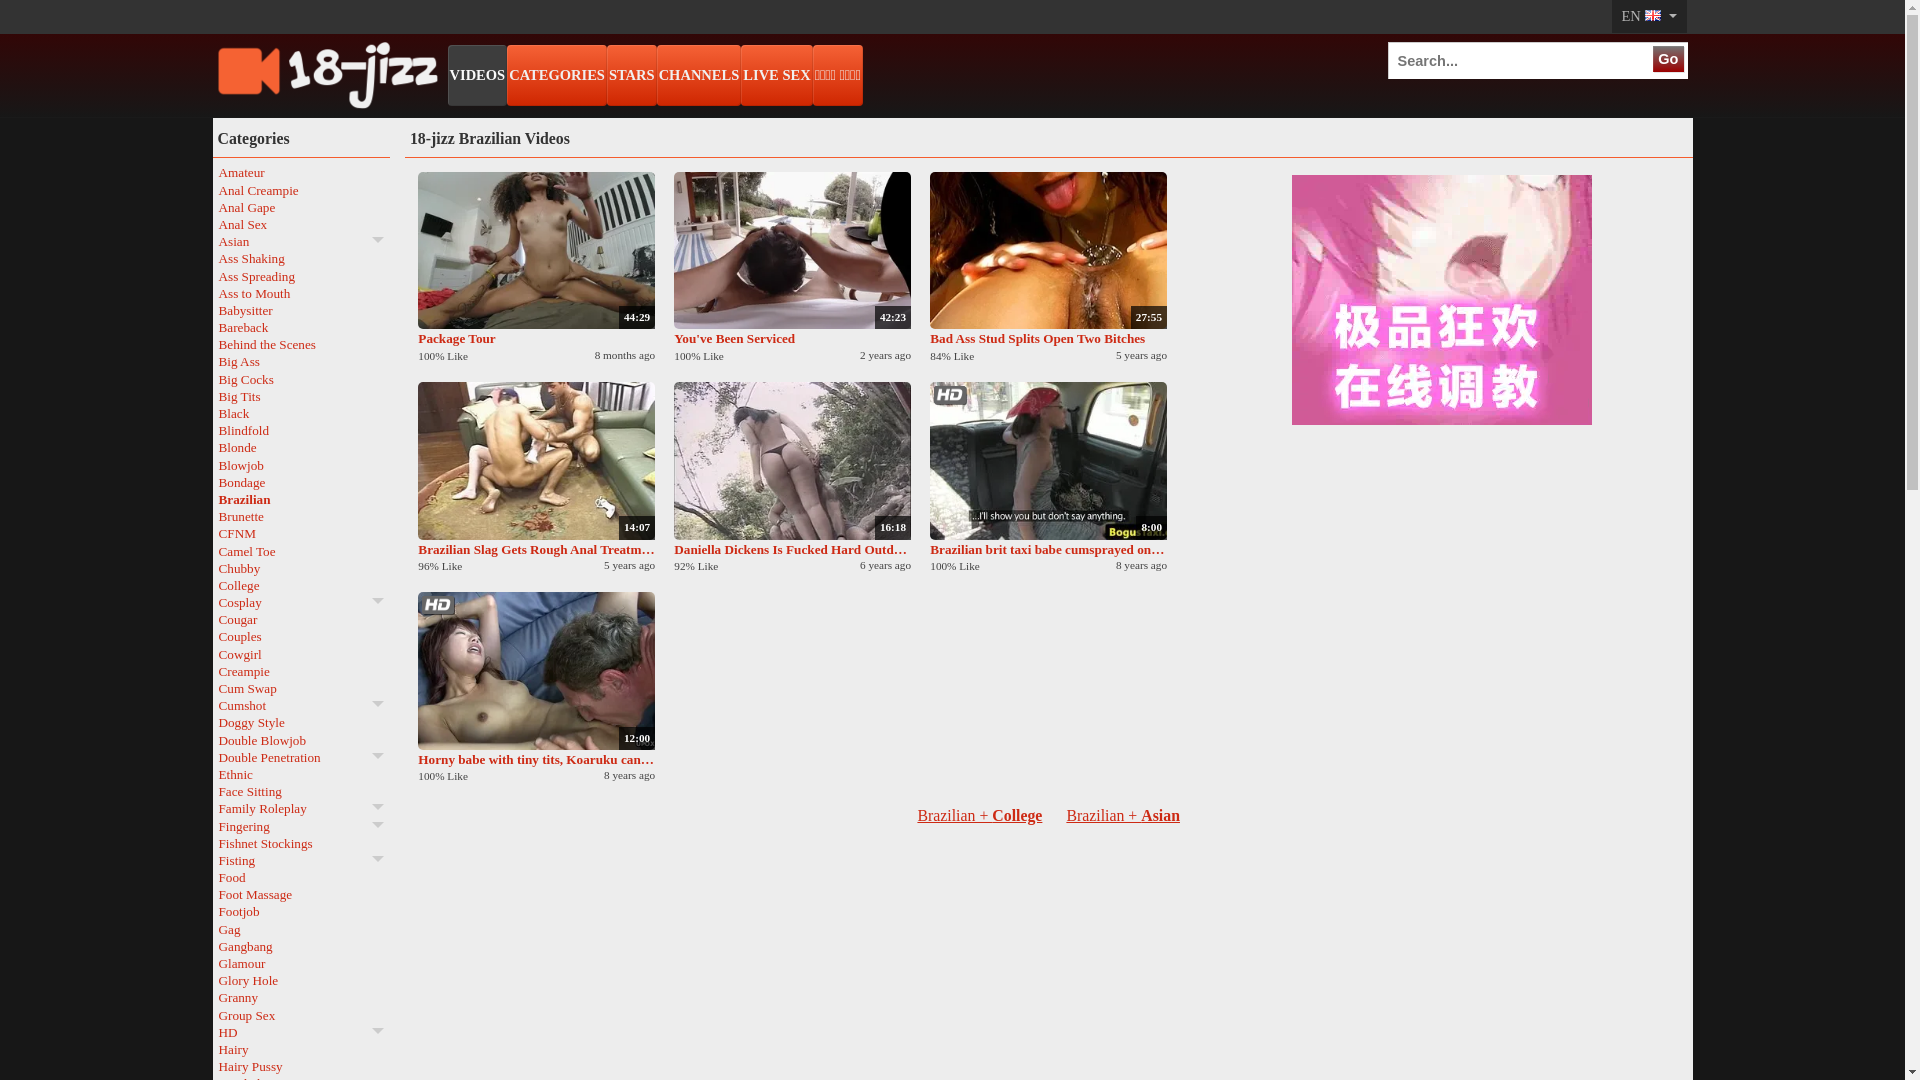 This screenshot has width=1920, height=1080. Describe the element at coordinates (605, 74) in the screenshot. I see `'STARS'` at that location.